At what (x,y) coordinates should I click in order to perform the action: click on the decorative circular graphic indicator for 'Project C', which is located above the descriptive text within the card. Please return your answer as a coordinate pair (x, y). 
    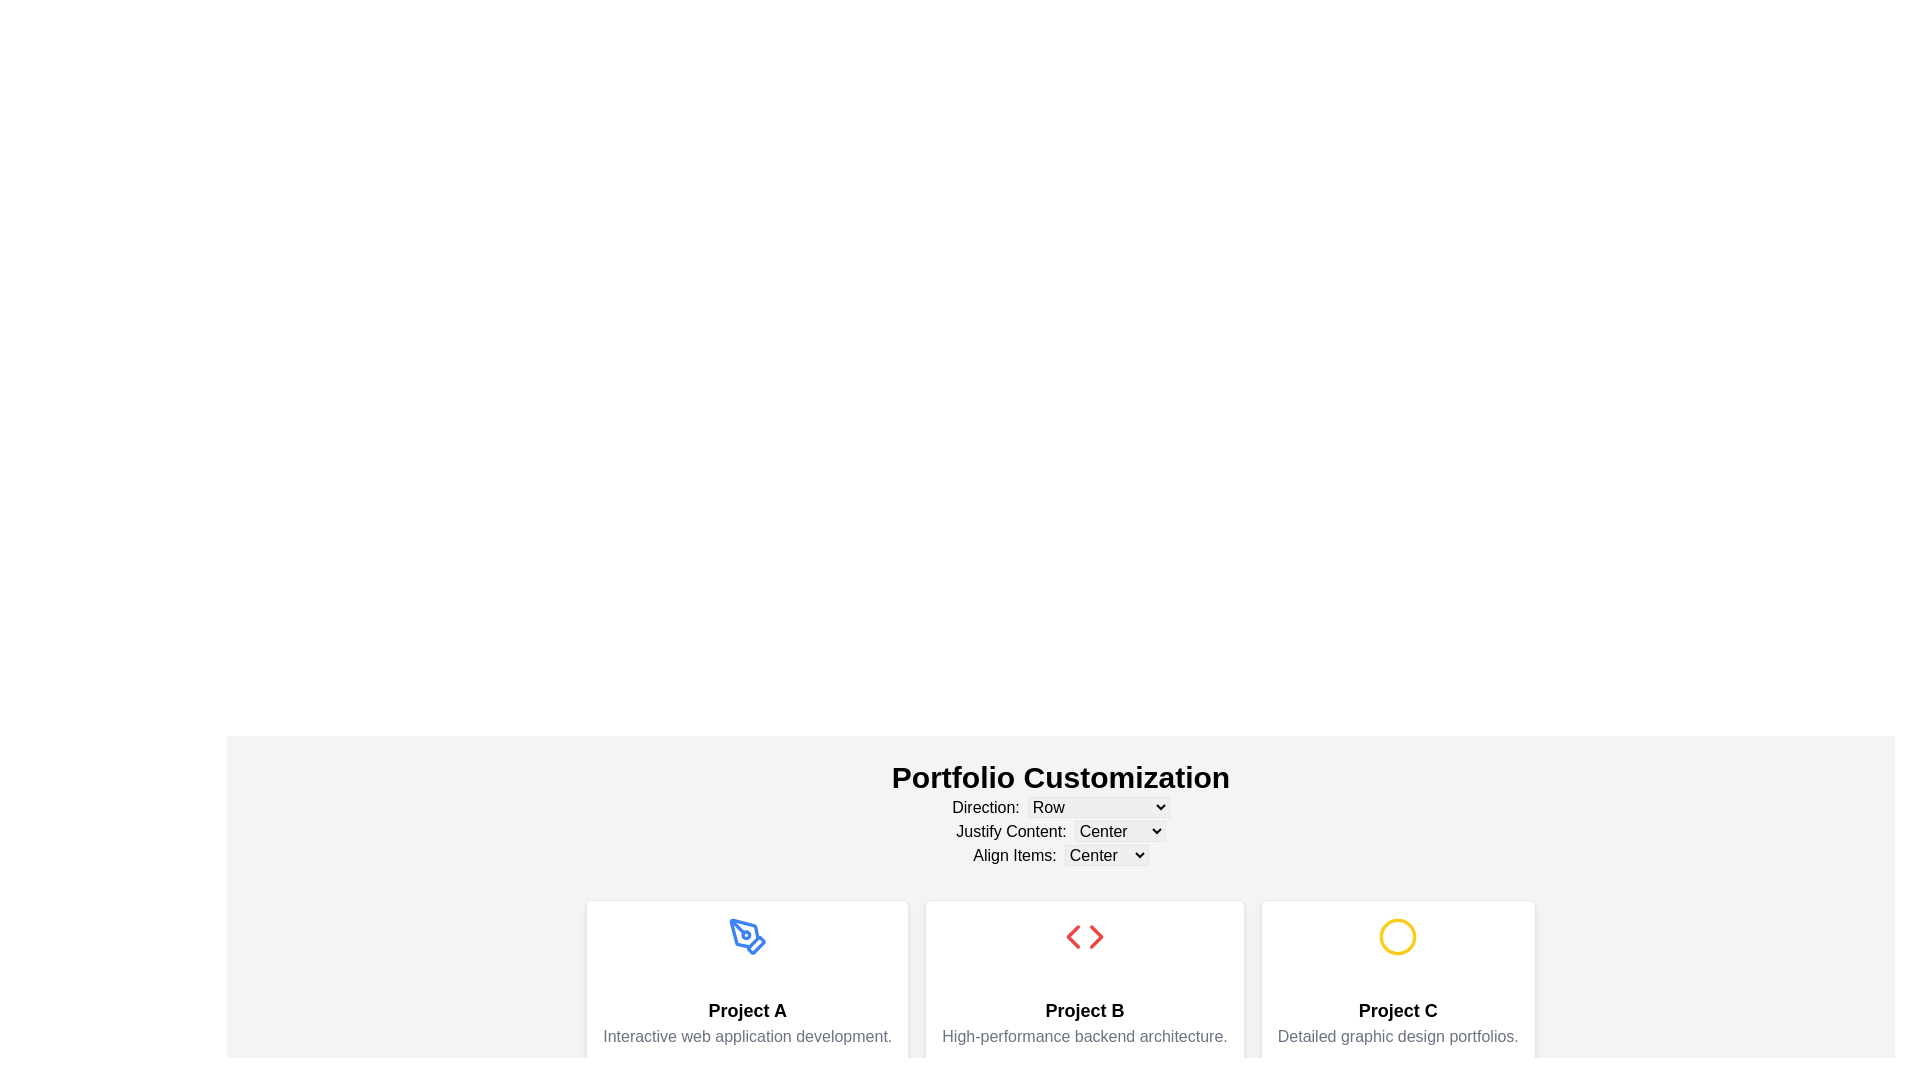
    Looking at the image, I should click on (1397, 937).